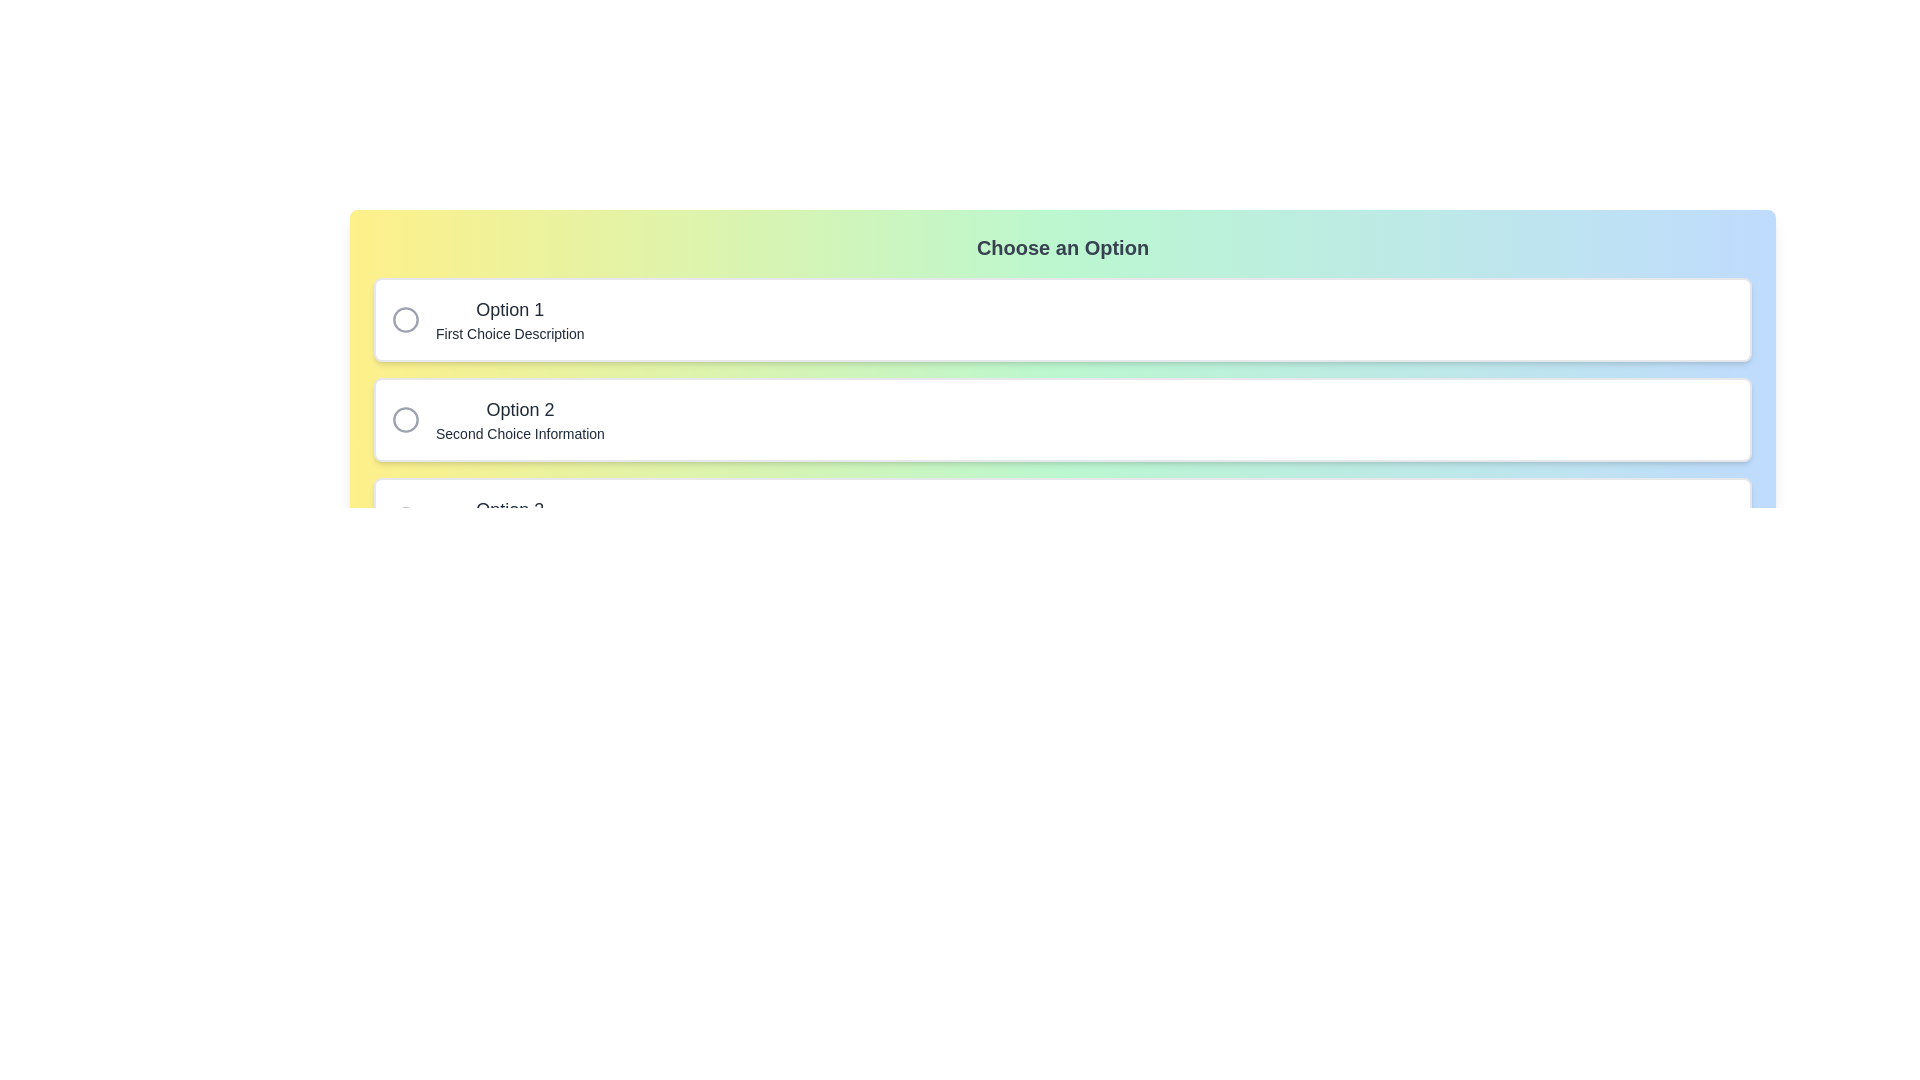 This screenshot has width=1920, height=1080. I want to click on the 'Option 3' label, which serves as the title for the third selectable option in the list, positioned below 'Option 2', so click(510, 508).